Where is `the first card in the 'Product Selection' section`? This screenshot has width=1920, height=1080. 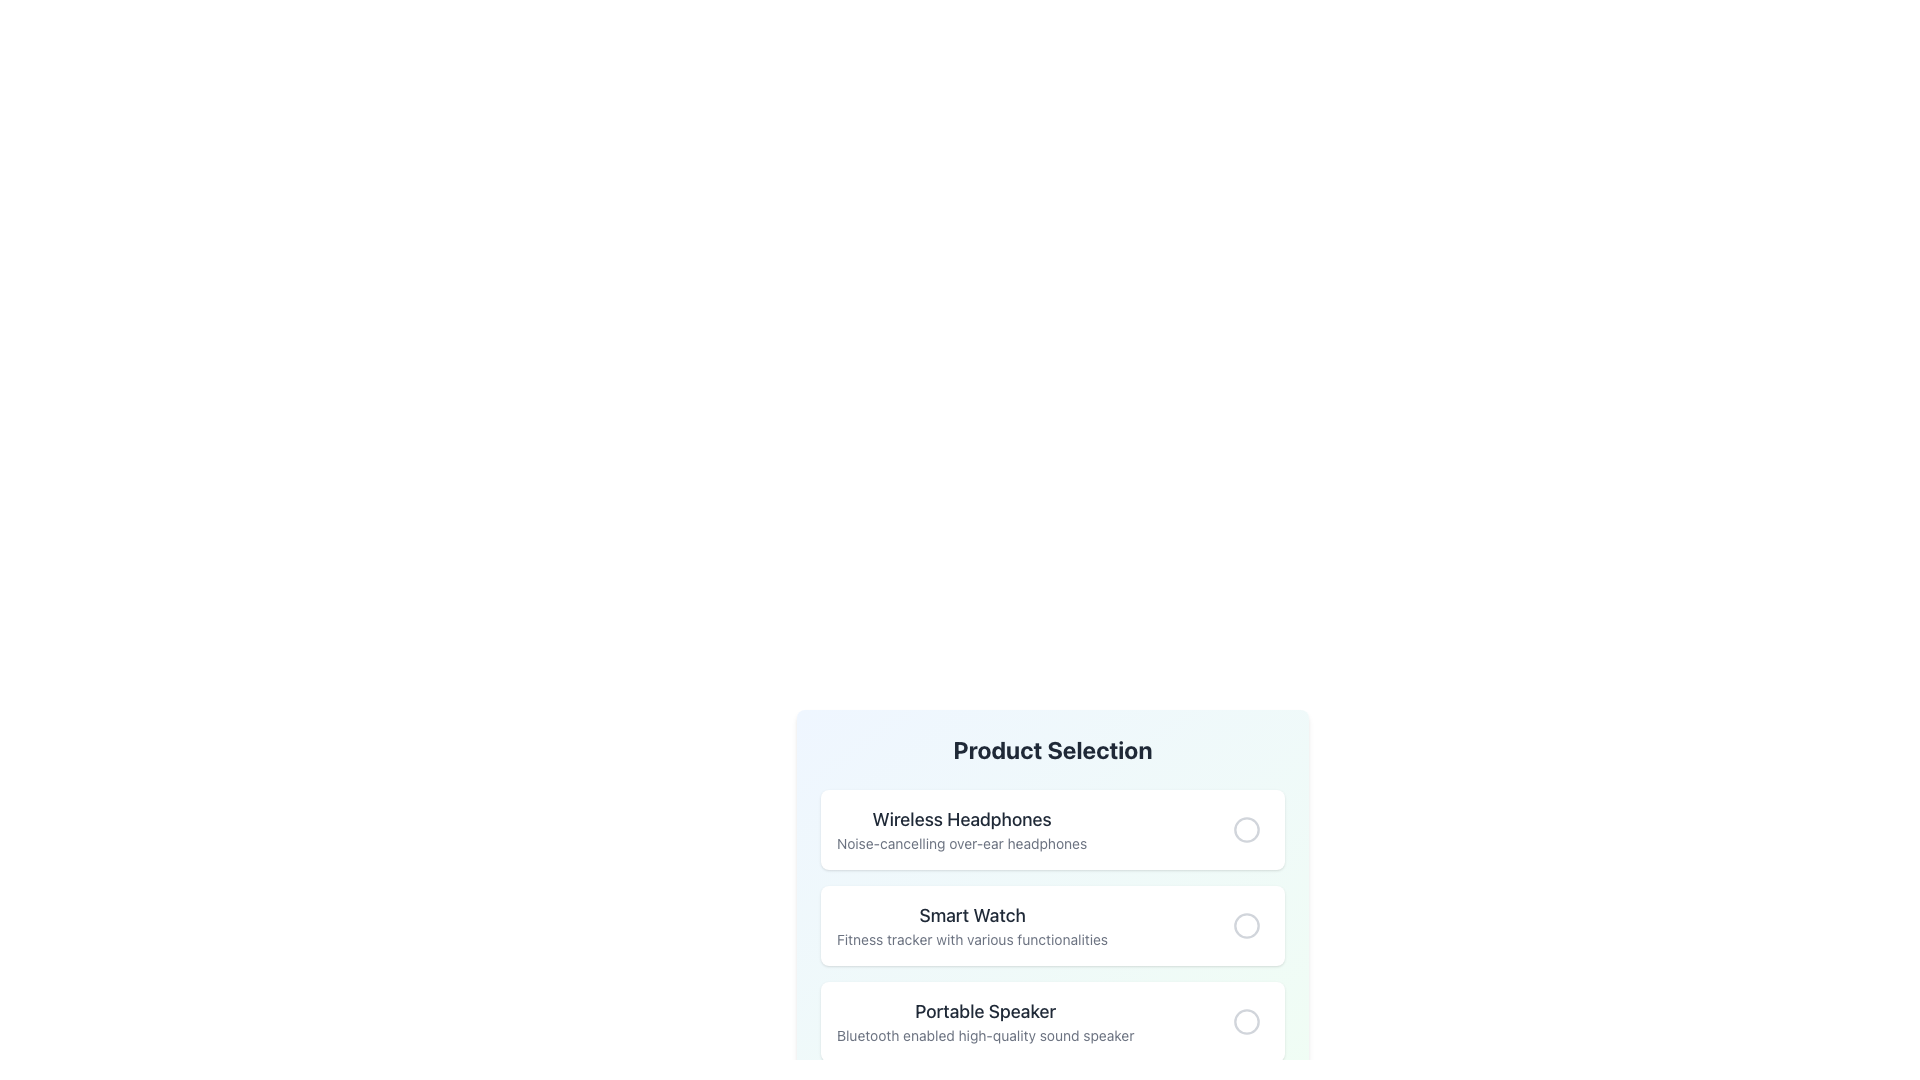 the first card in the 'Product Selection' section is located at coordinates (1051, 829).